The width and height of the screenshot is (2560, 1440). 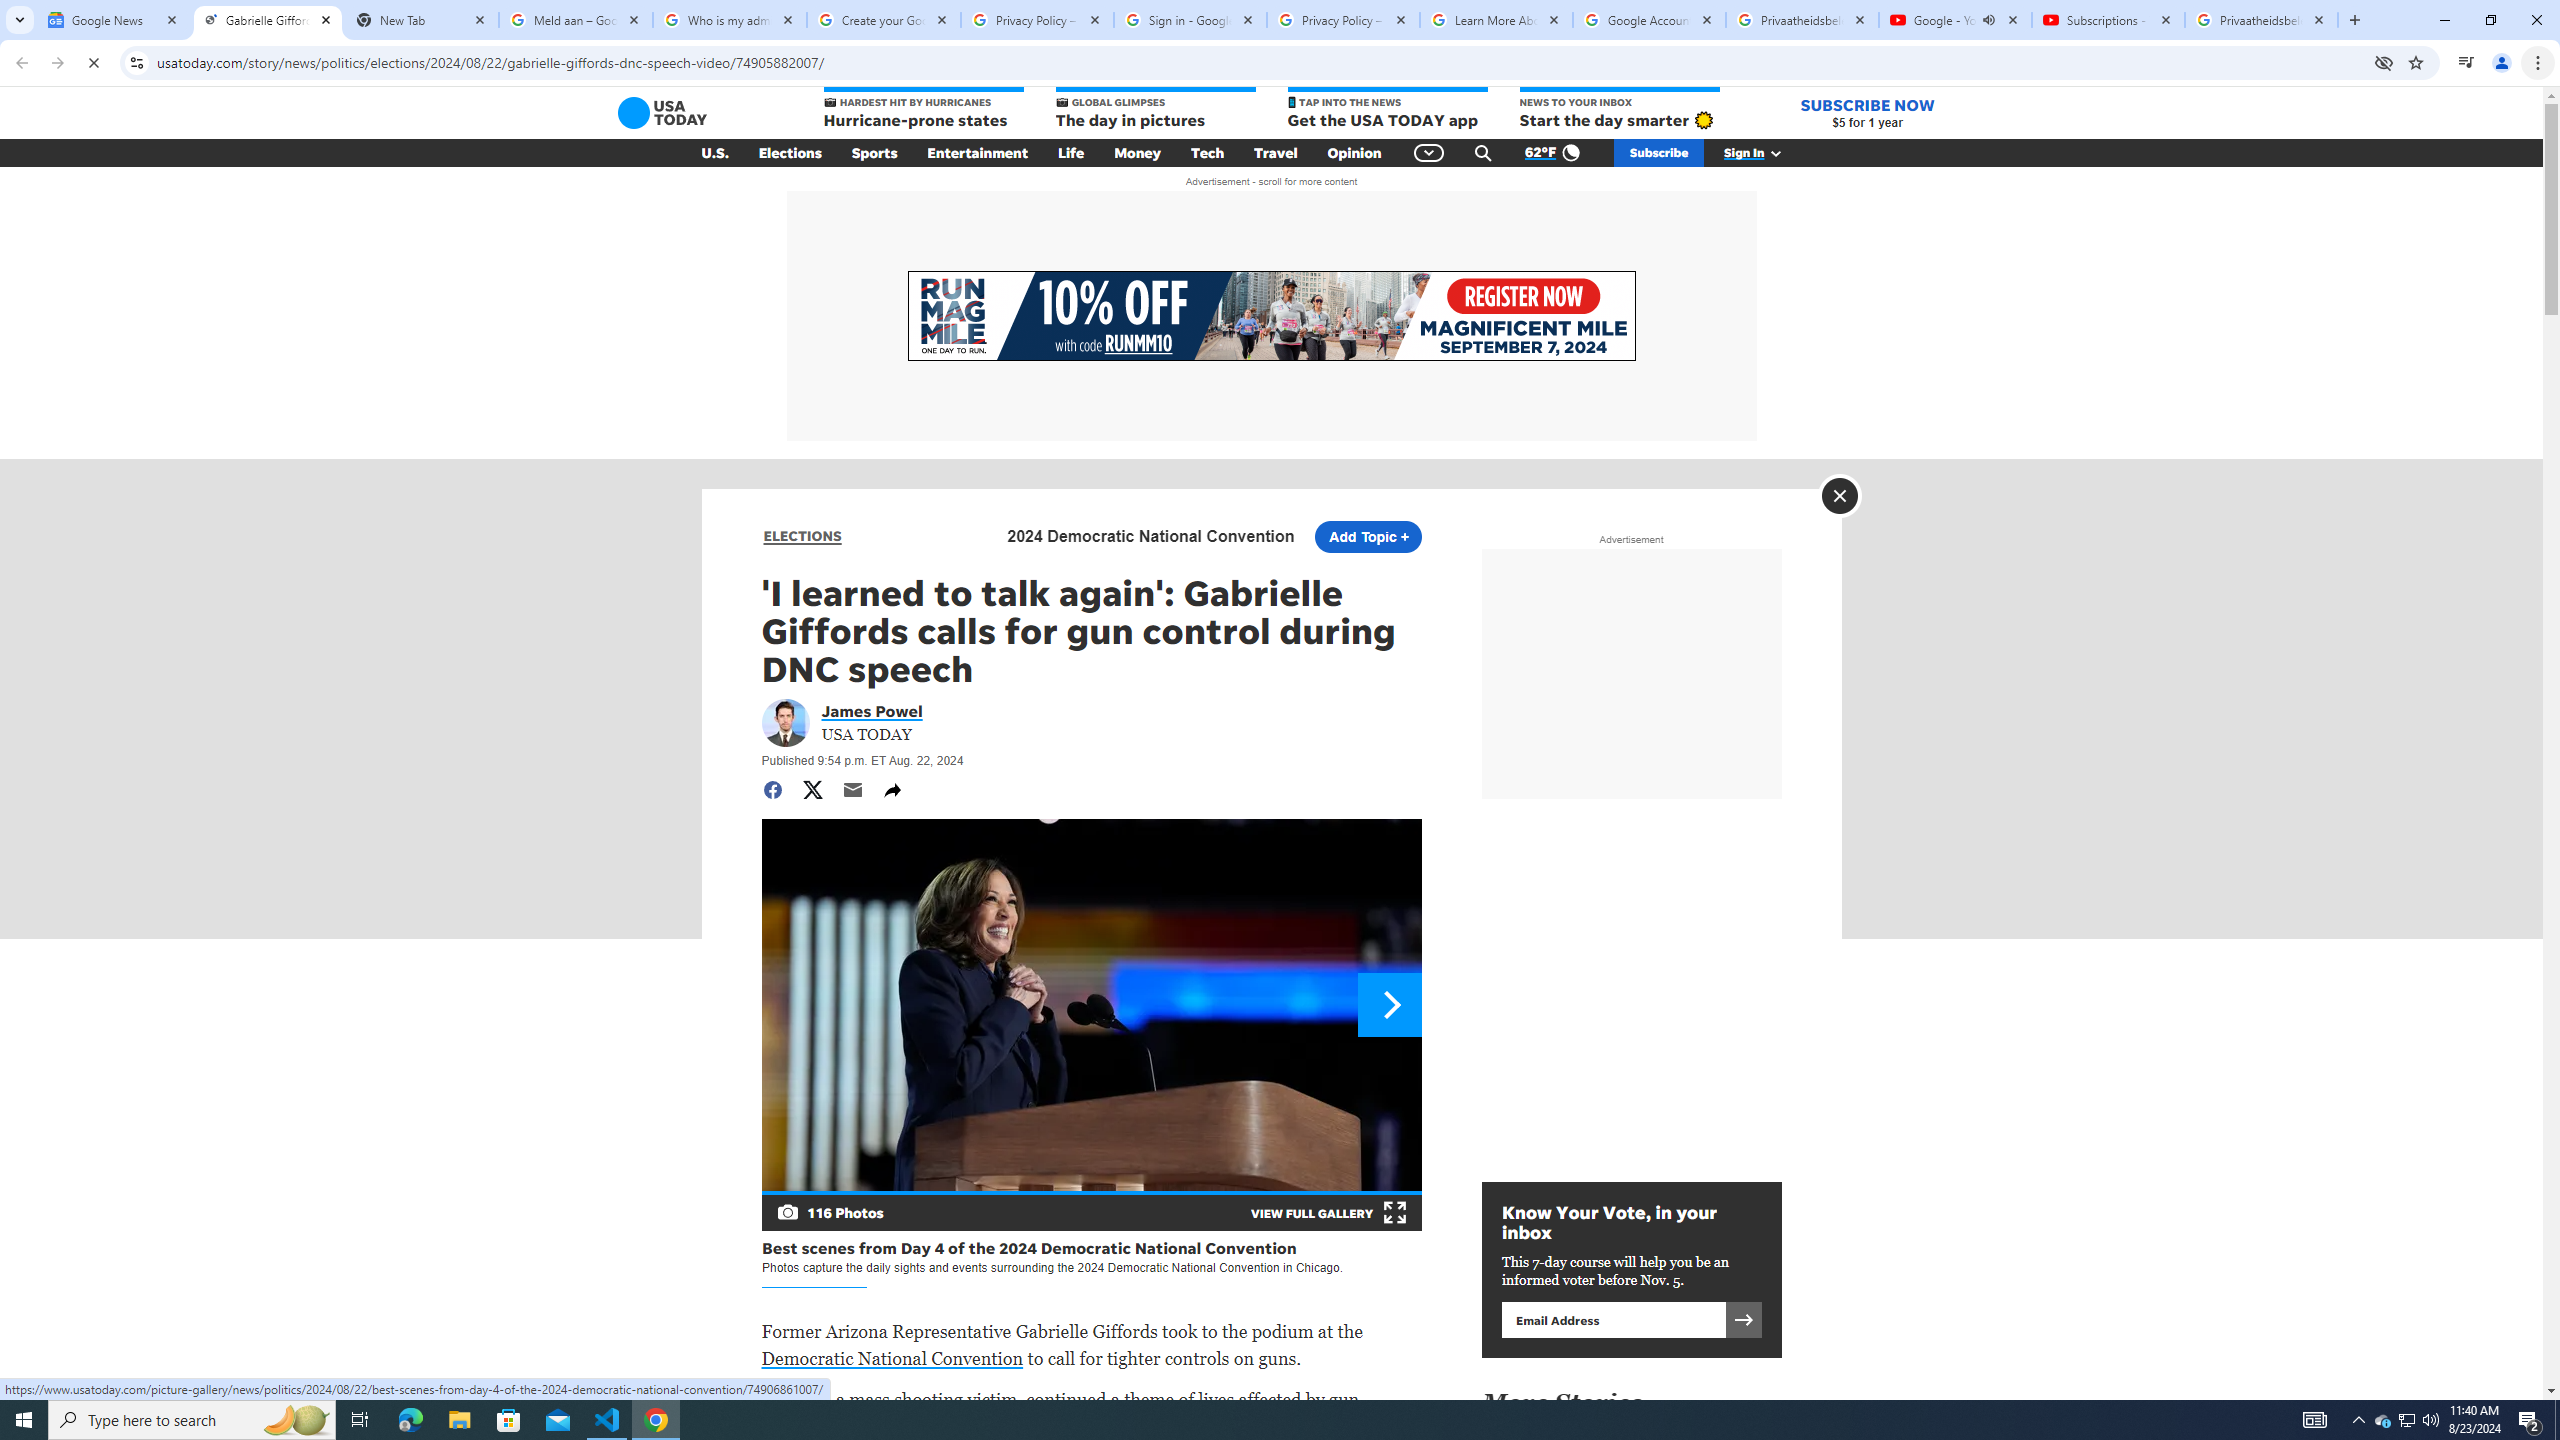 What do you see at coordinates (1071, 153) in the screenshot?
I see `'Life'` at bounding box center [1071, 153].